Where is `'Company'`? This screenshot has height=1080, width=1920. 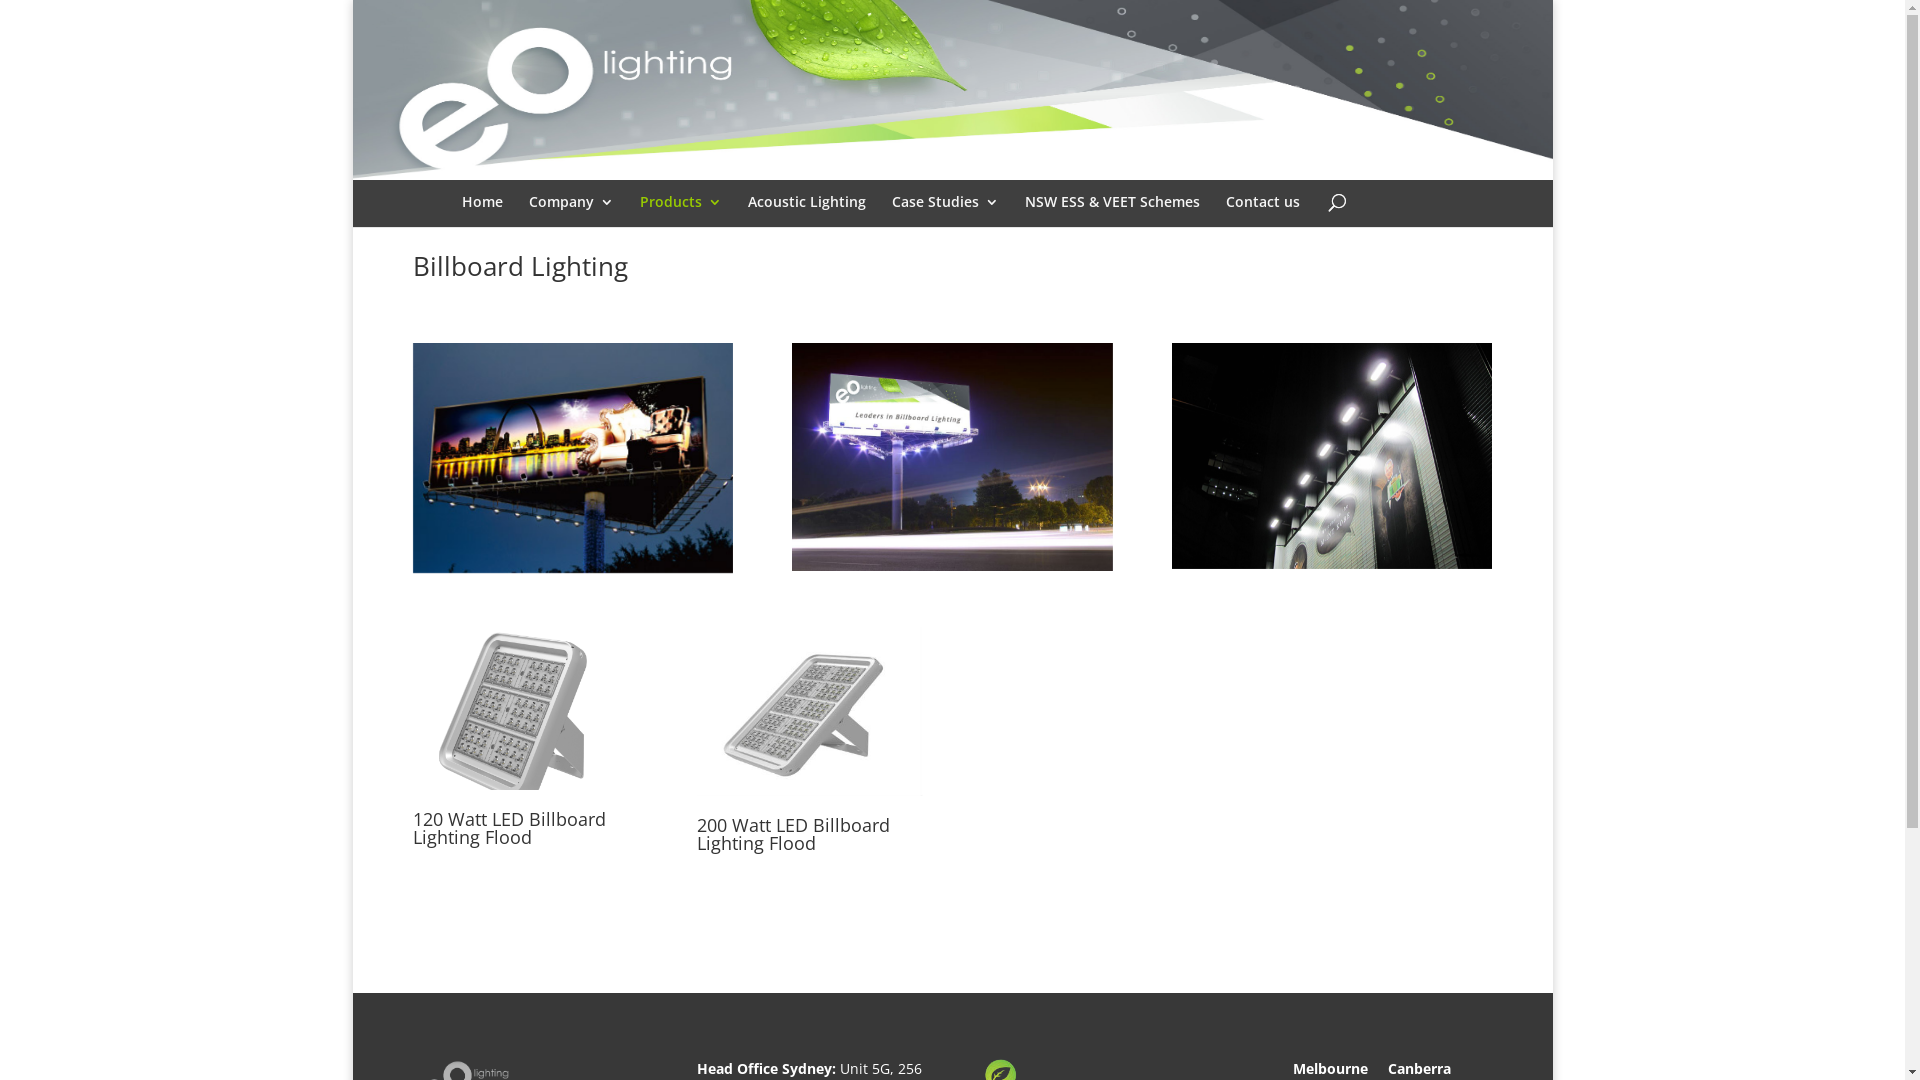
'Company' is located at coordinates (569, 216).